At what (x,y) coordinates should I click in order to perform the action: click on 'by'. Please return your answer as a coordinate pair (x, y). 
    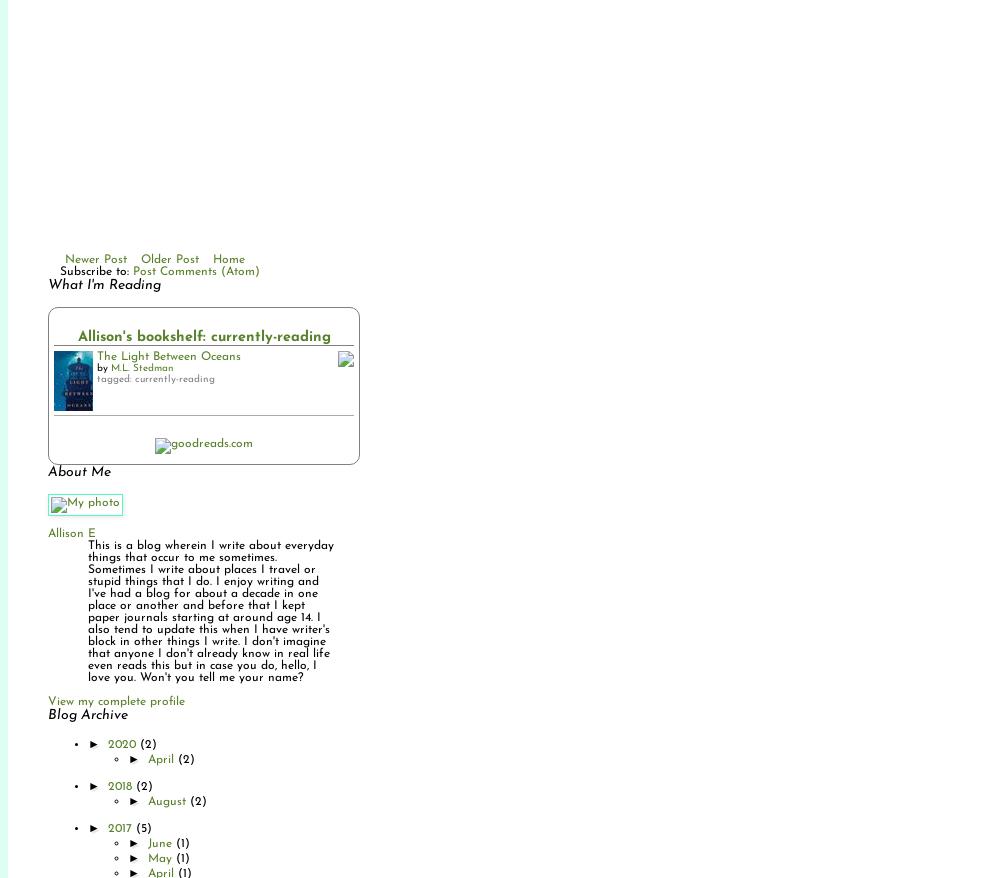
    Looking at the image, I should click on (104, 367).